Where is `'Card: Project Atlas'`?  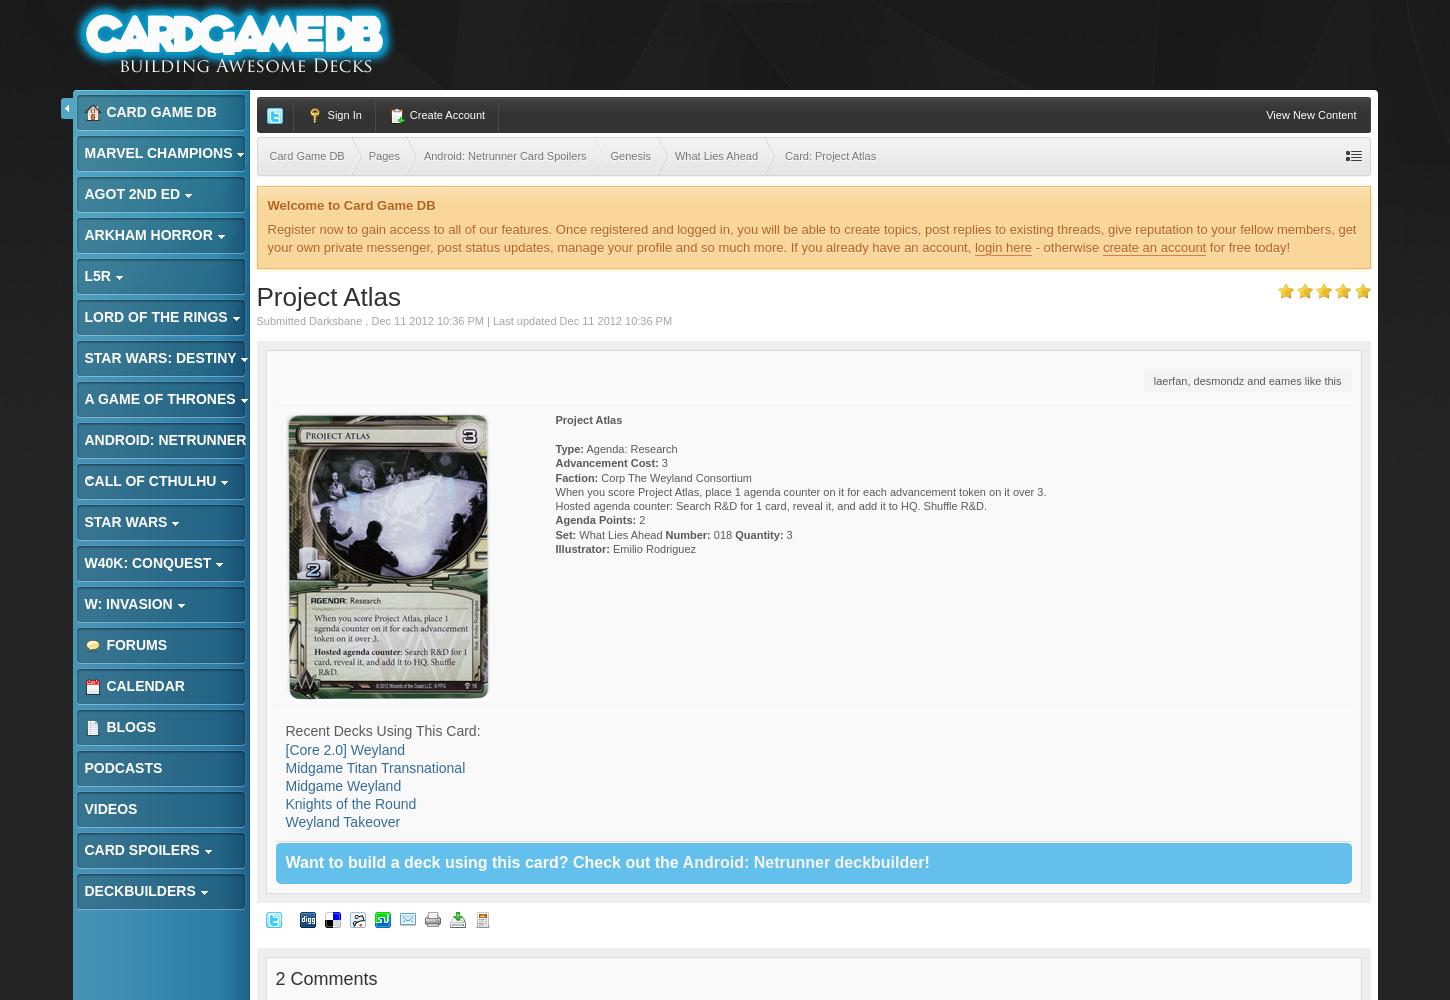 'Card: Project Atlas' is located at coordinates (785, 156).